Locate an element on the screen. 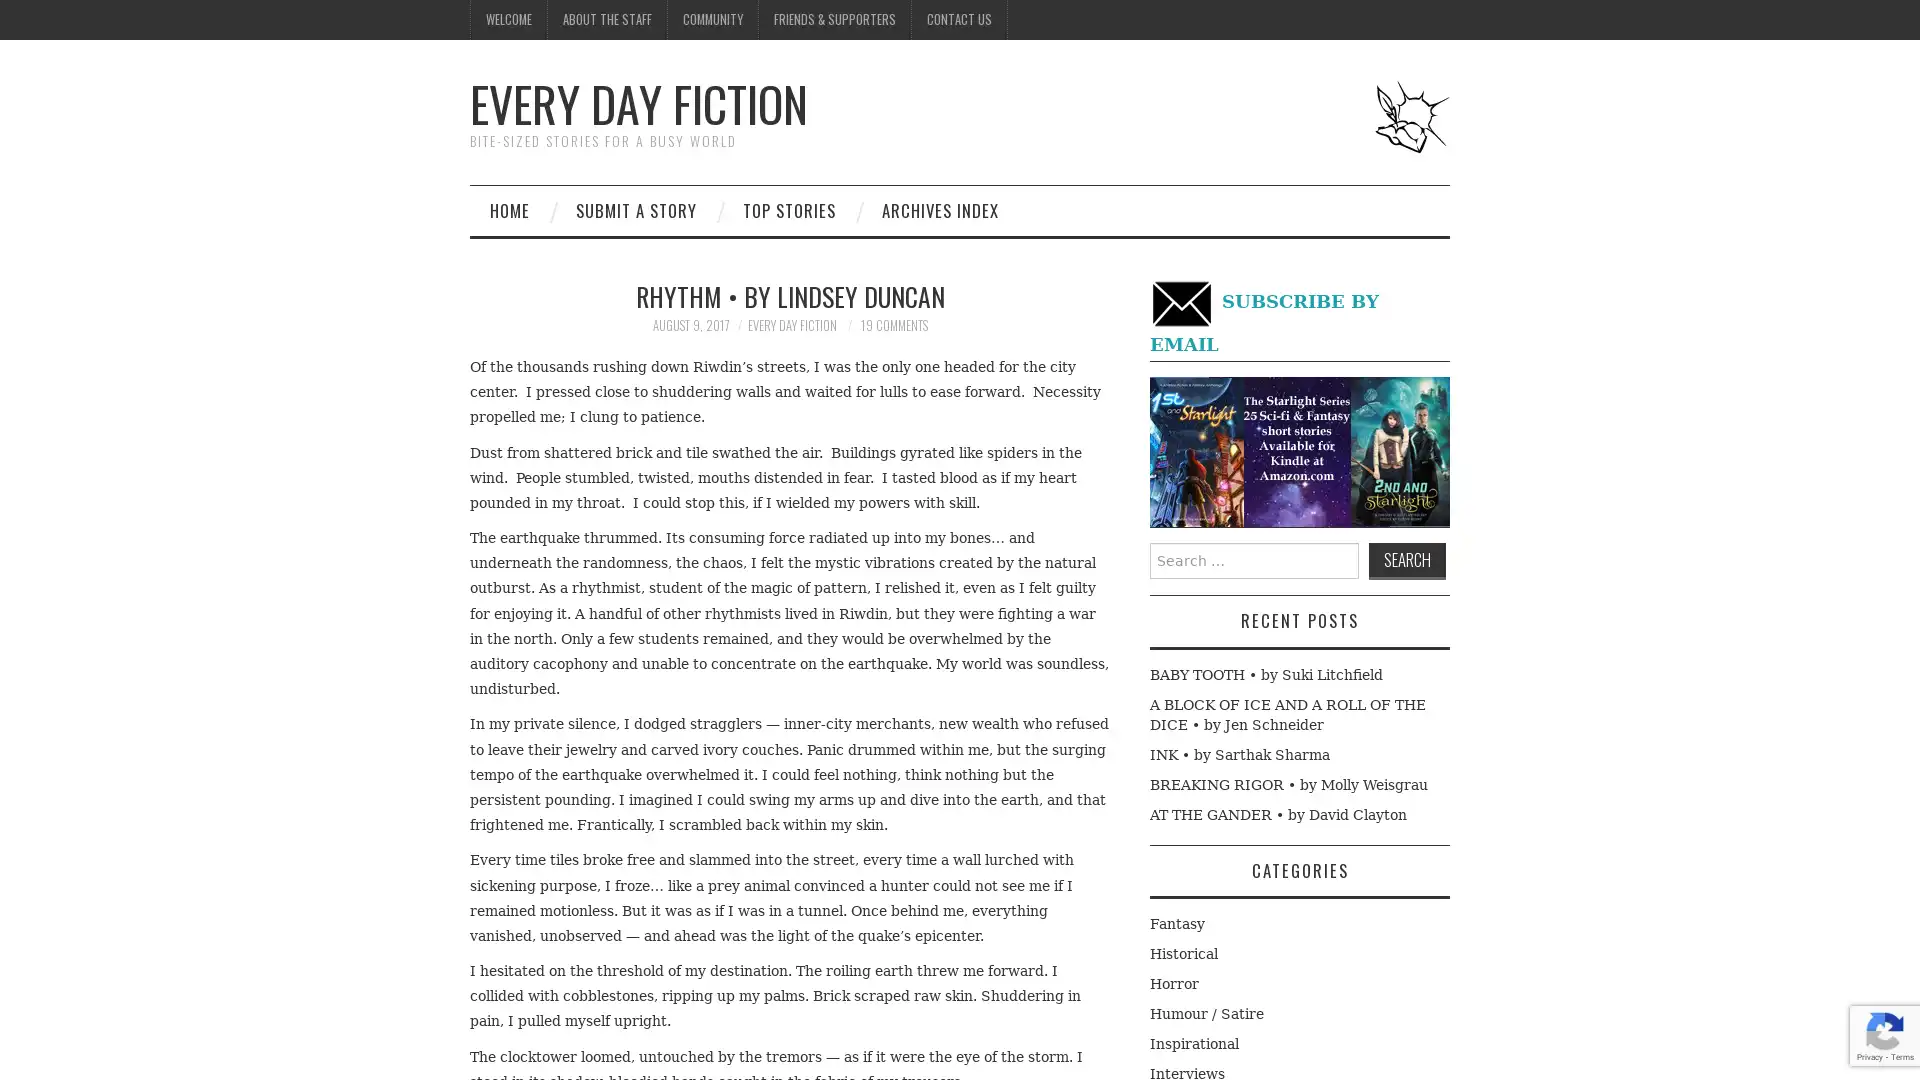  Search is located at coordinates (1406, 561).